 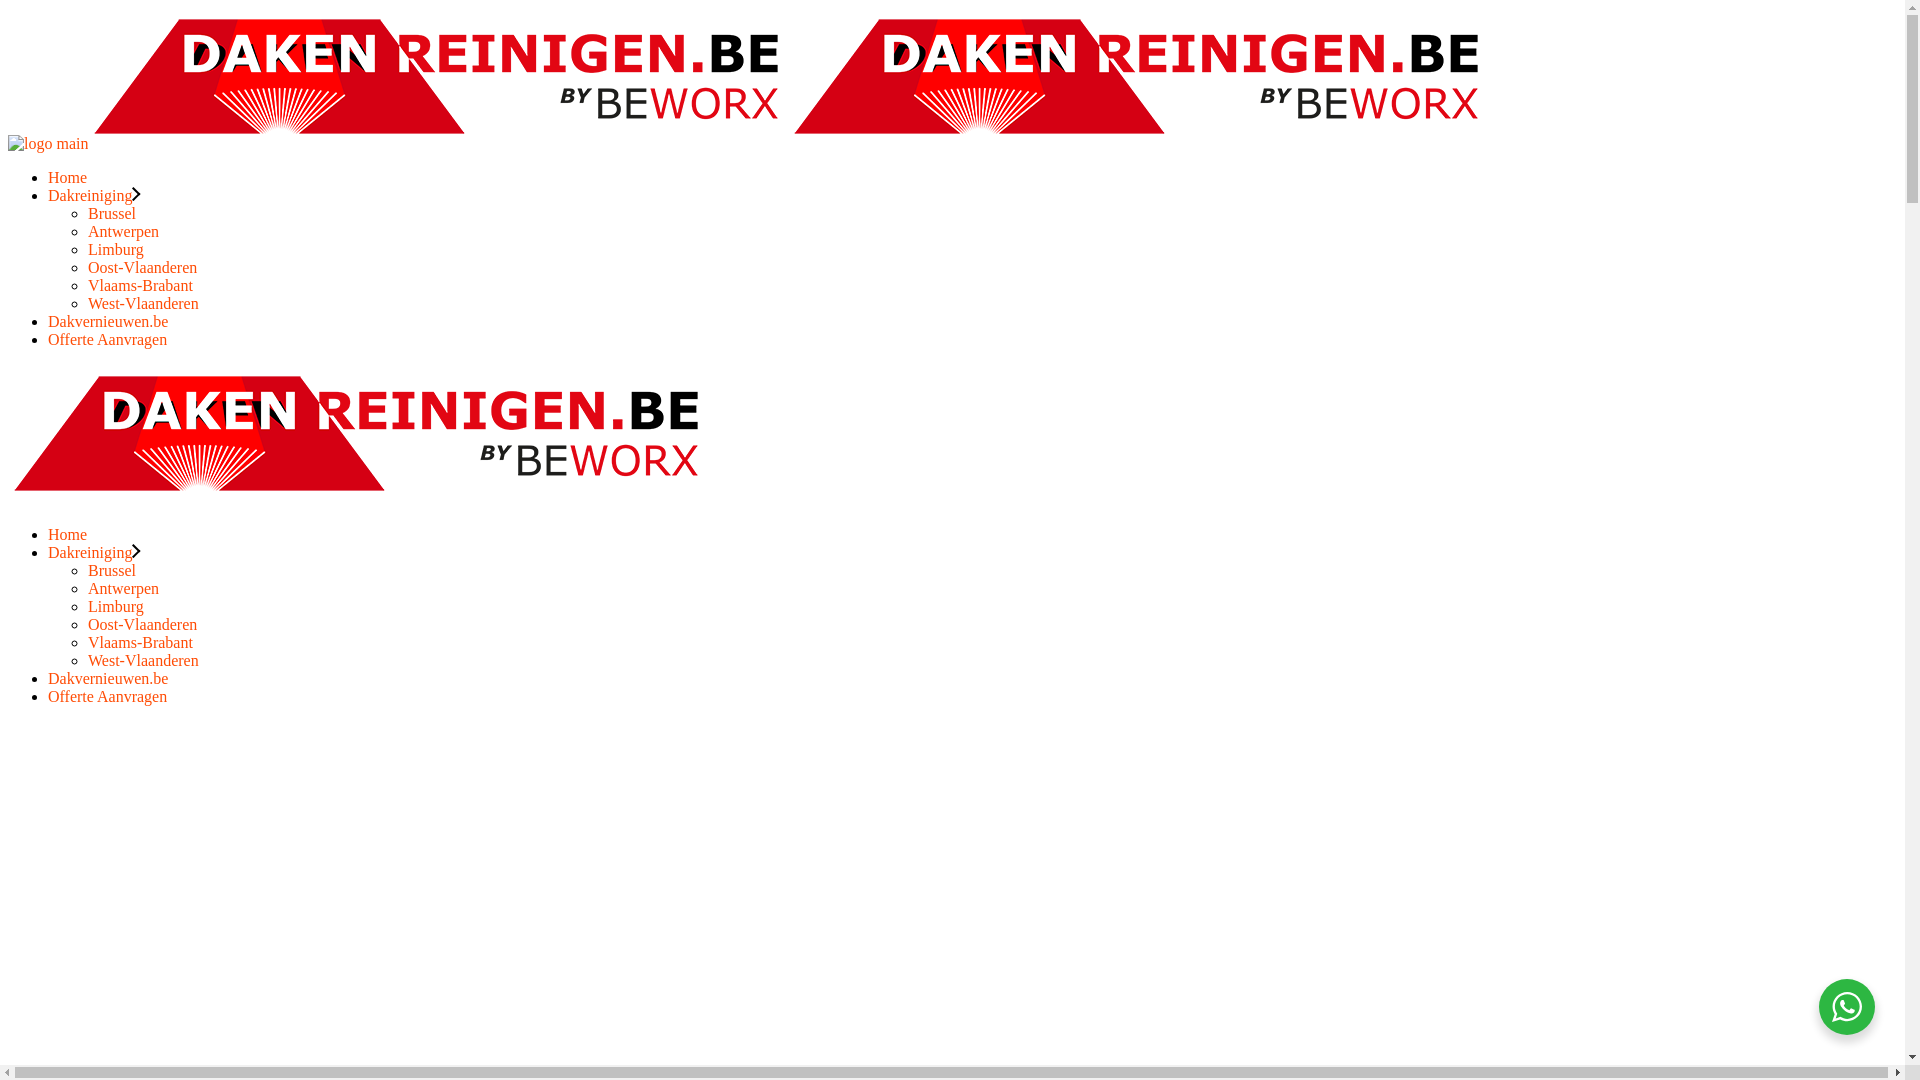 I want to click on 'Dakvernieuwen.be', so click(x=106, y=320).